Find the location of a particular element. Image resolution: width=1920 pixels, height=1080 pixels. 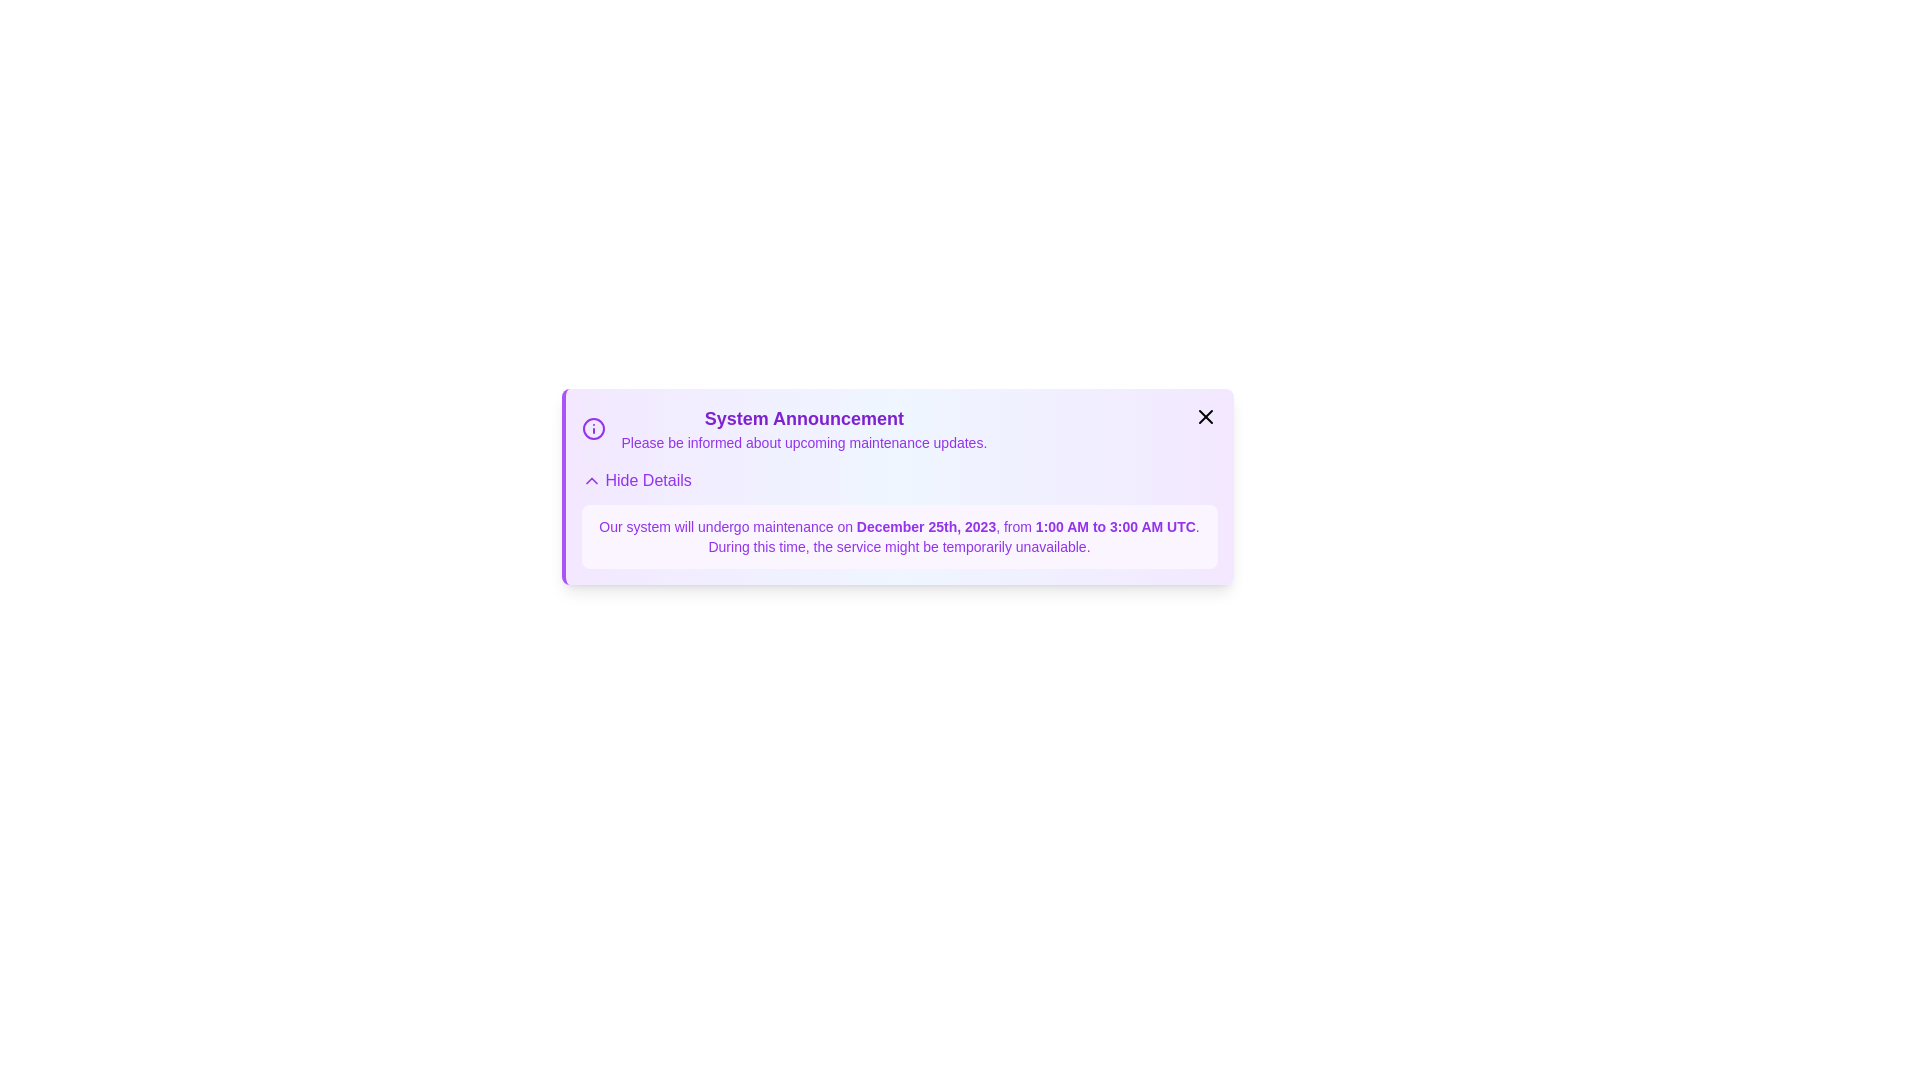

the informational text component that provides details about a maintenance announcement, located beneath 'System Announcement' within the notification box is located at coordinates (804, 442).